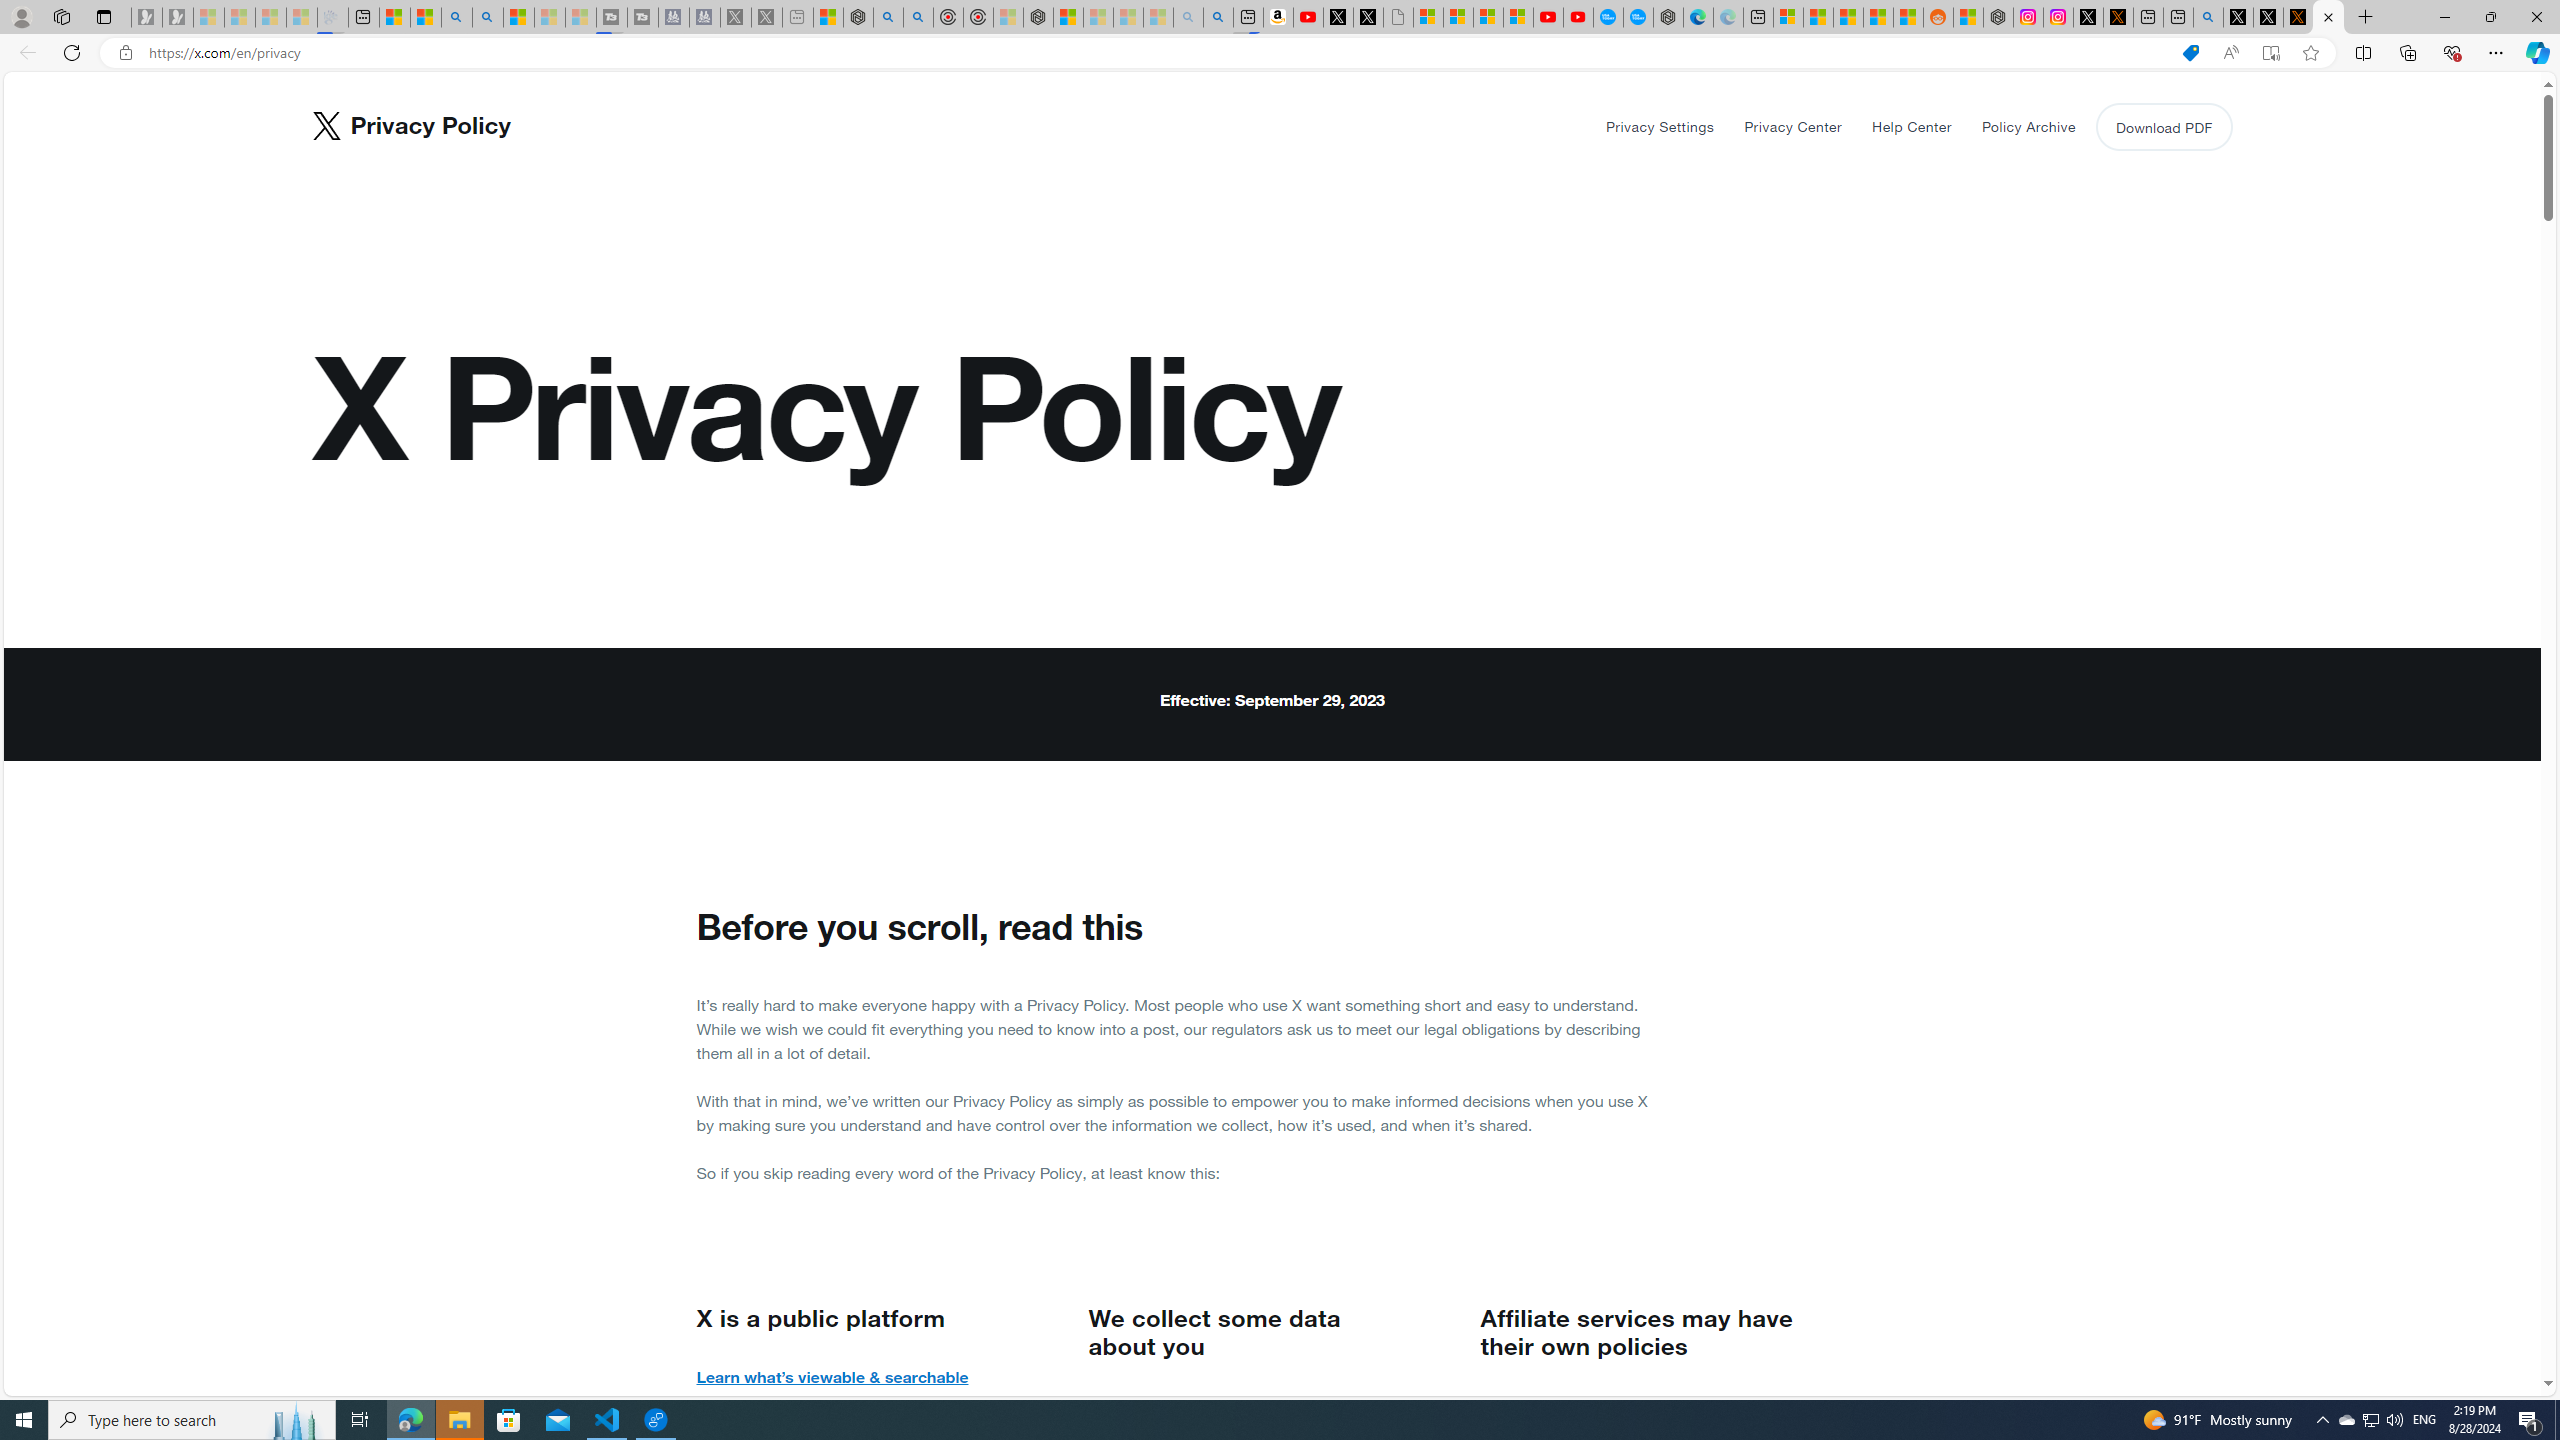 The width and height of the screenshot is (2560, 1440). Describe the element at coordinates (2490, 16) in the screenshot. I see `'Restore'` at that location.